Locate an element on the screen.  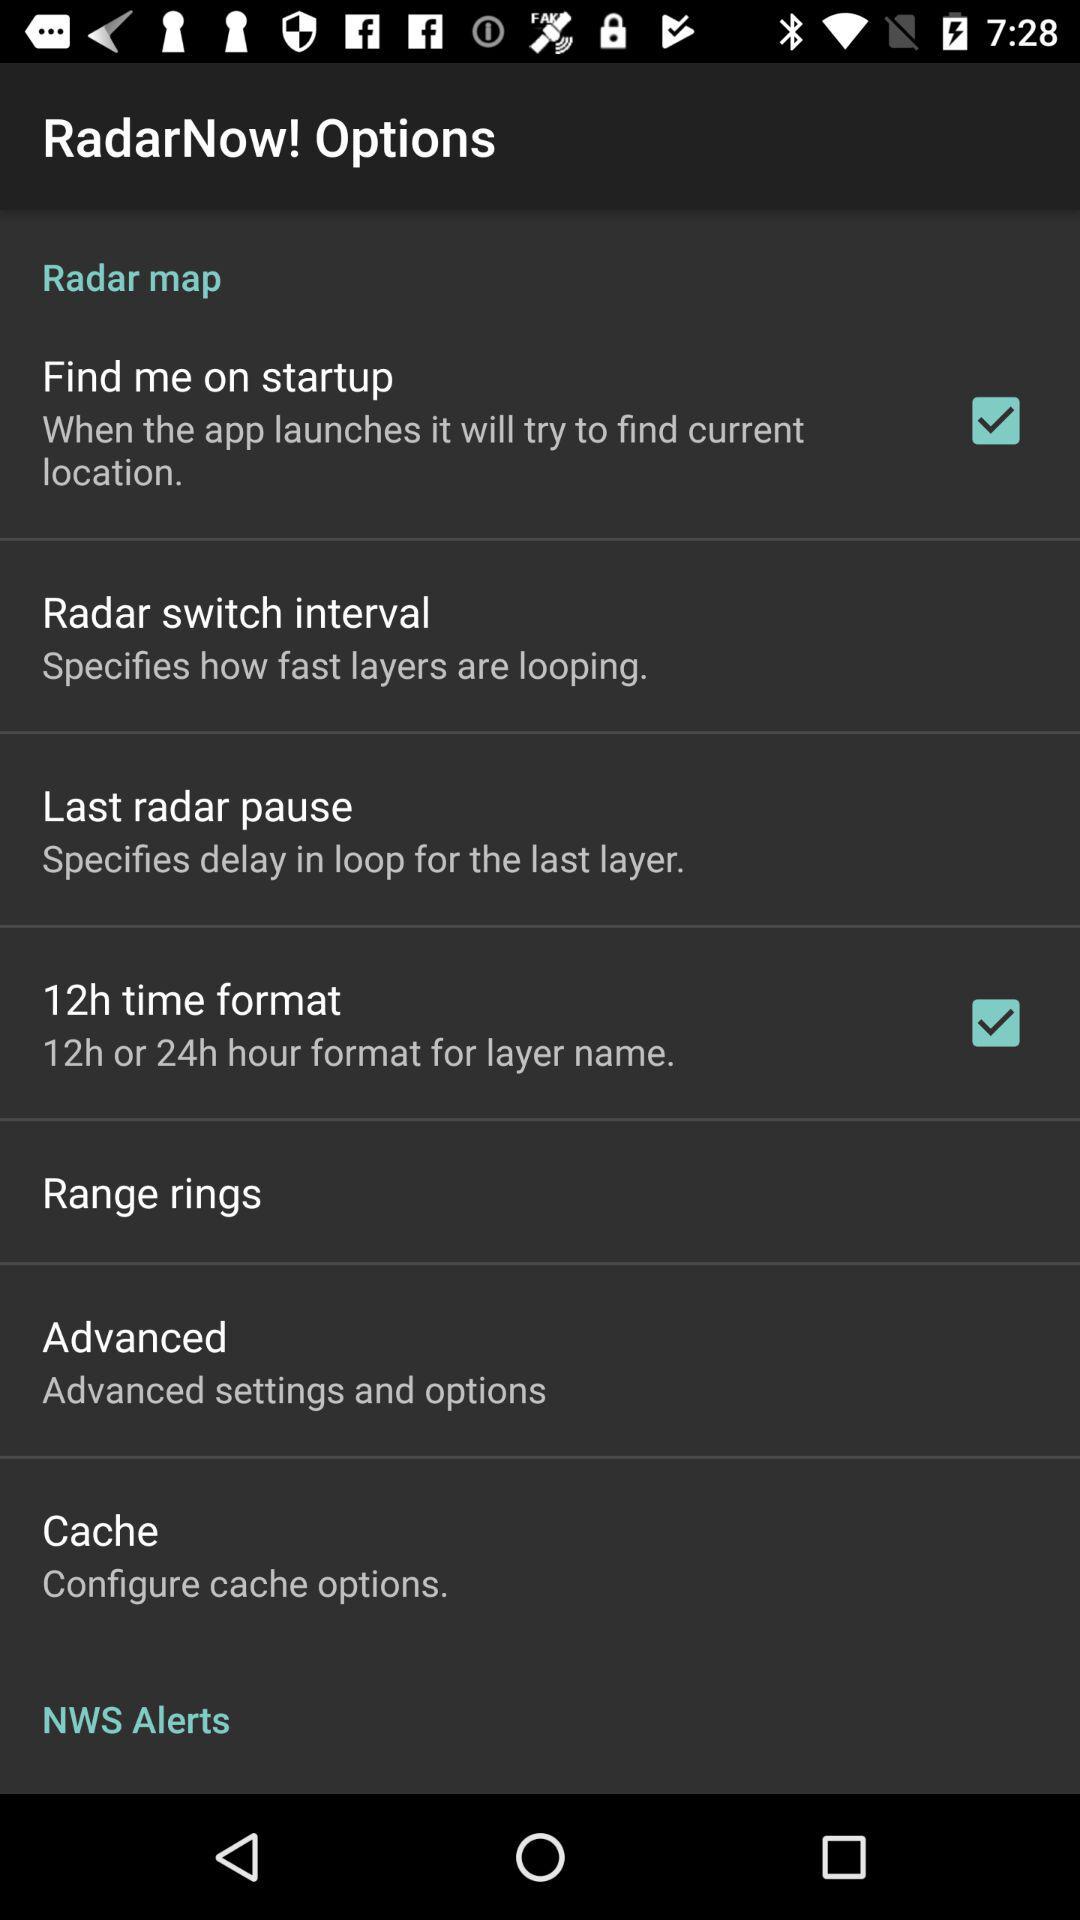
the item above specifies delay in app is located at coordinates (197, 804).